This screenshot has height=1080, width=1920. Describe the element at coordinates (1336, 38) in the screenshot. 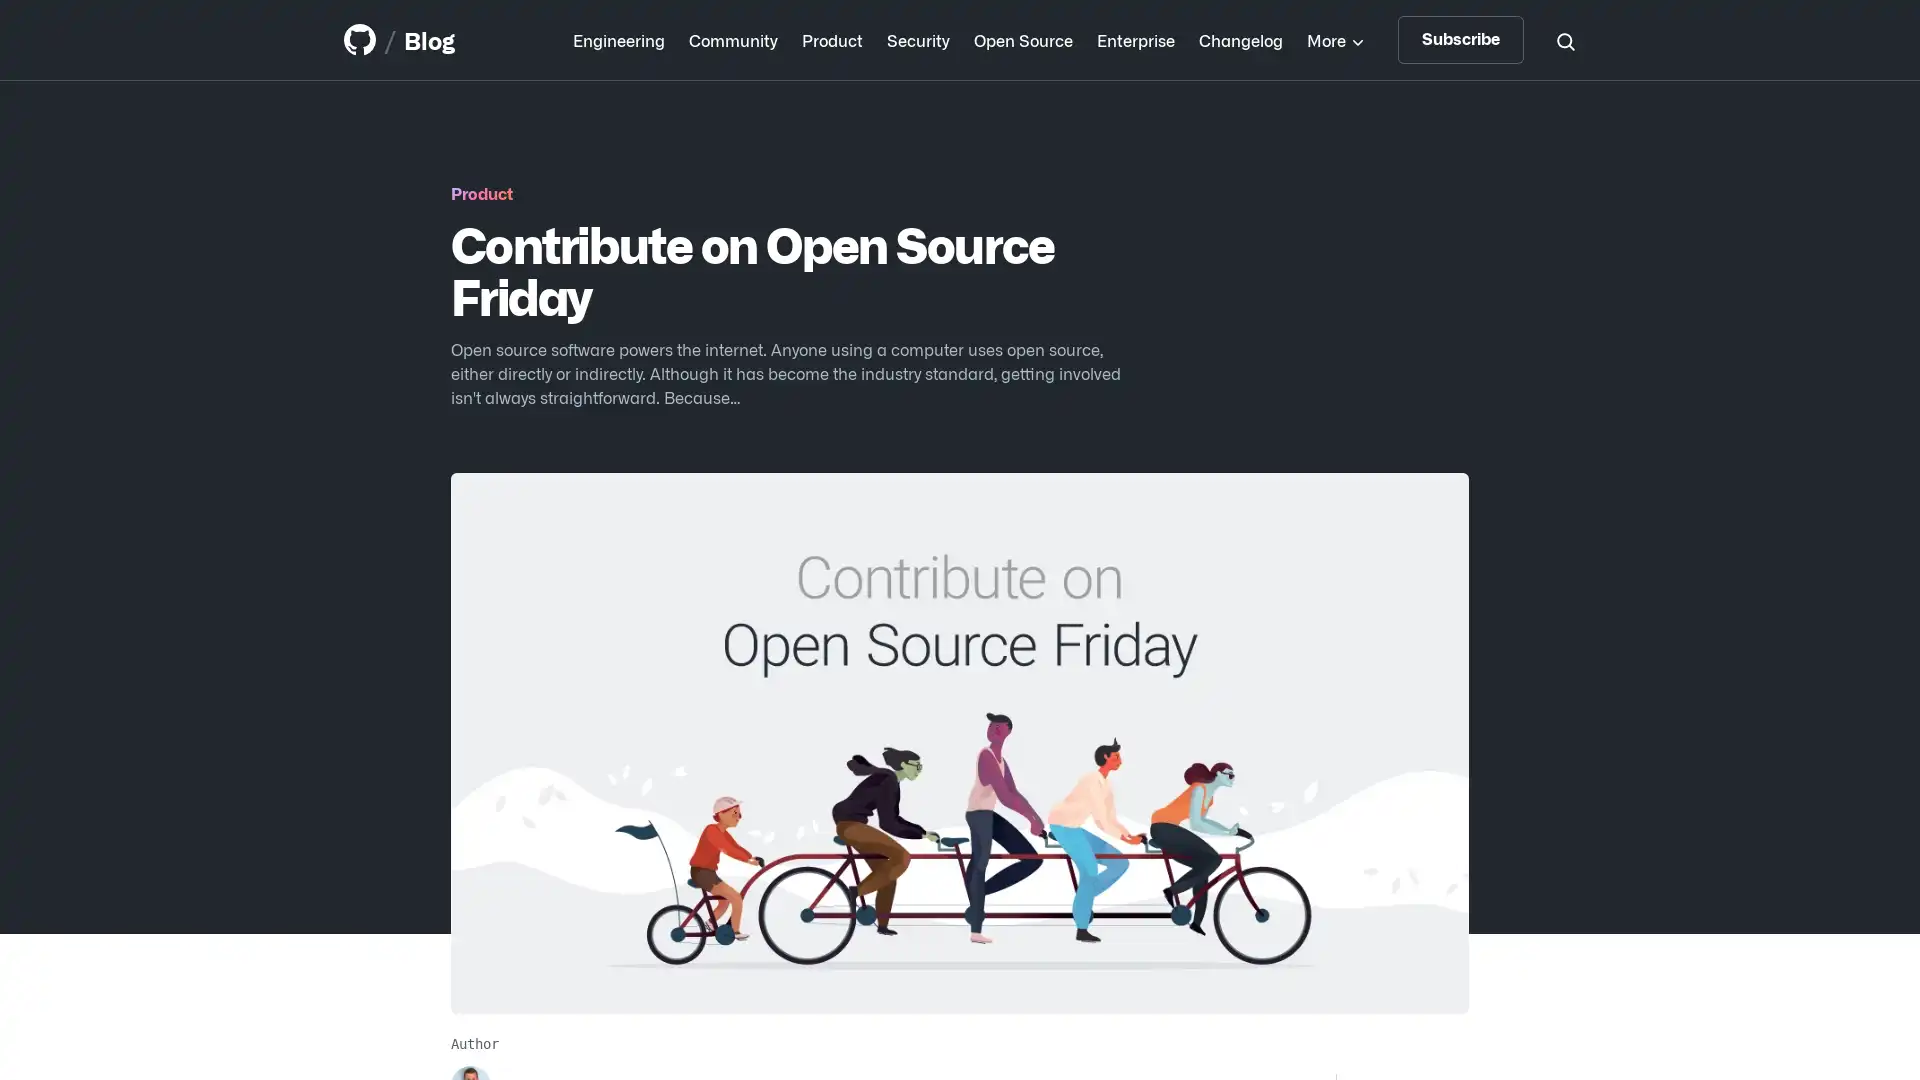

I see `More` at that location.